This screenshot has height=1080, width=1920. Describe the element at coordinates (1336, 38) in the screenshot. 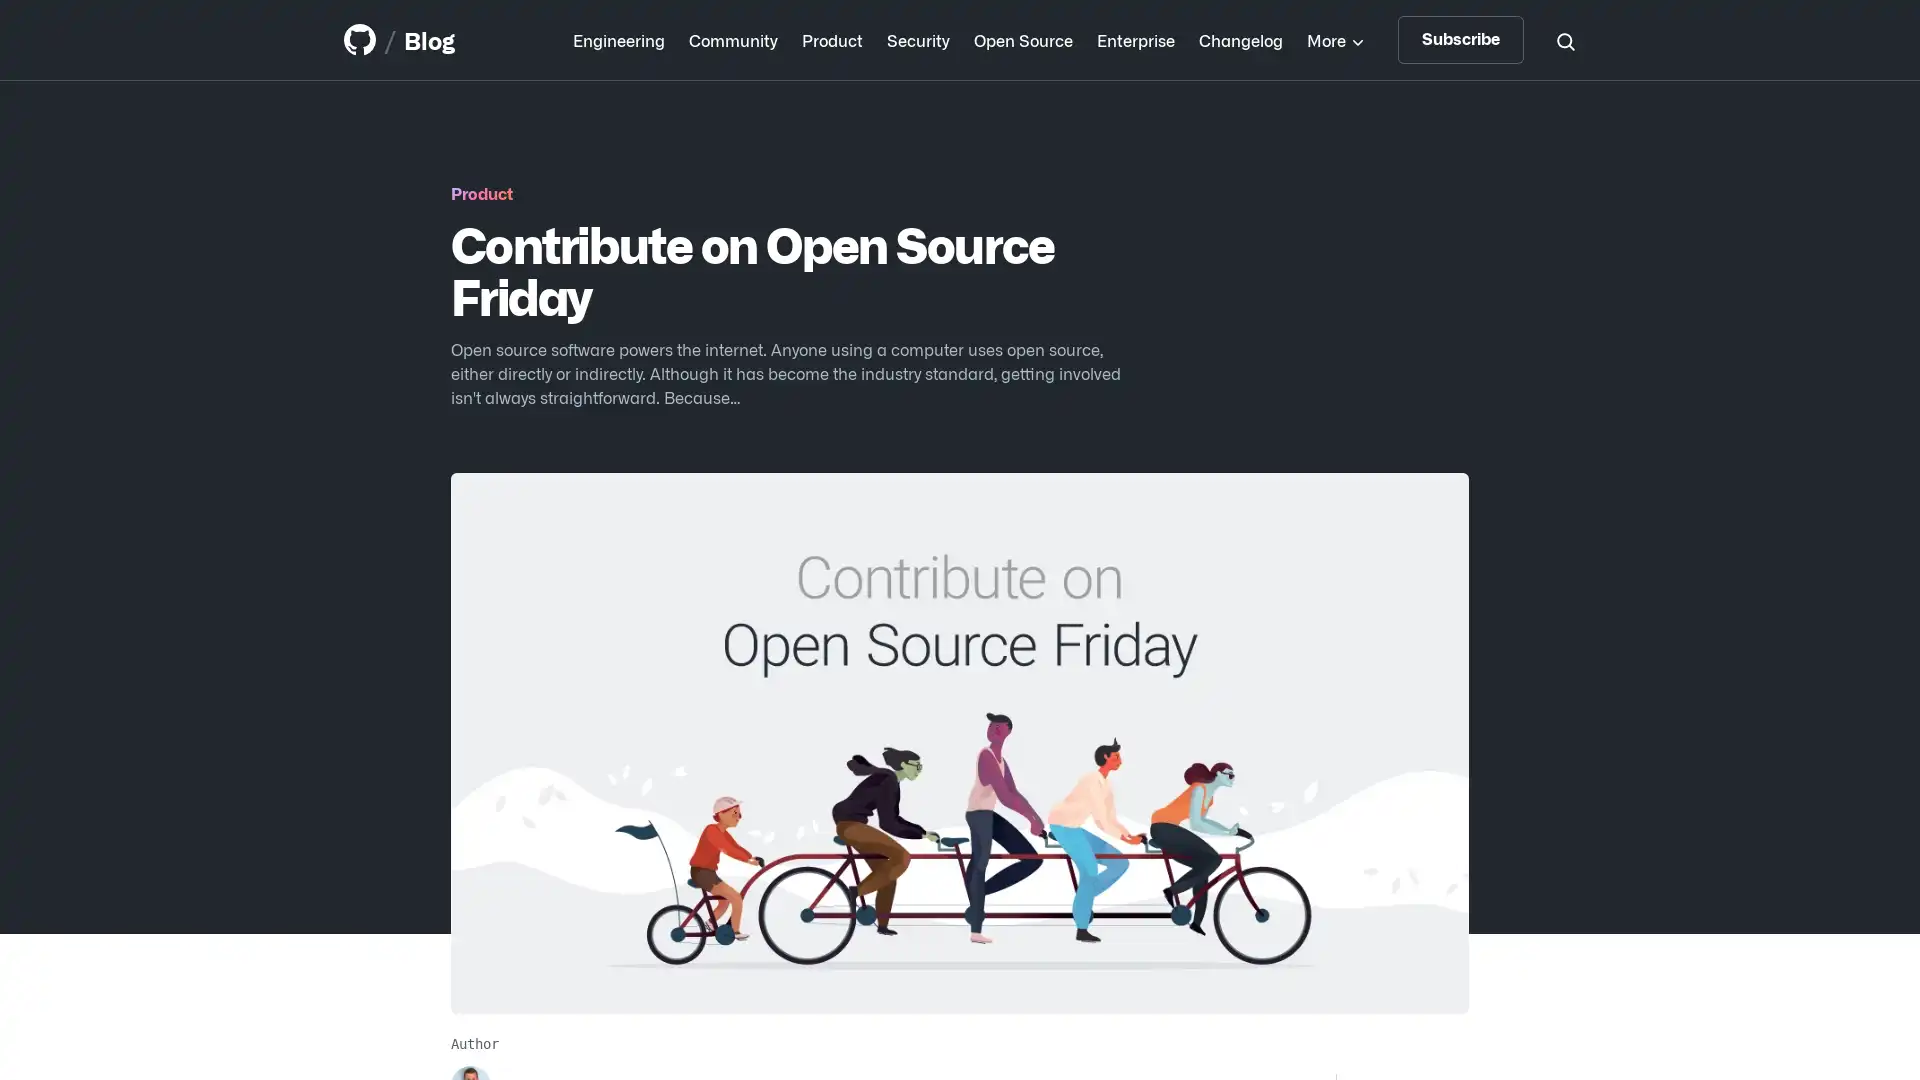

I see `More` at that location.